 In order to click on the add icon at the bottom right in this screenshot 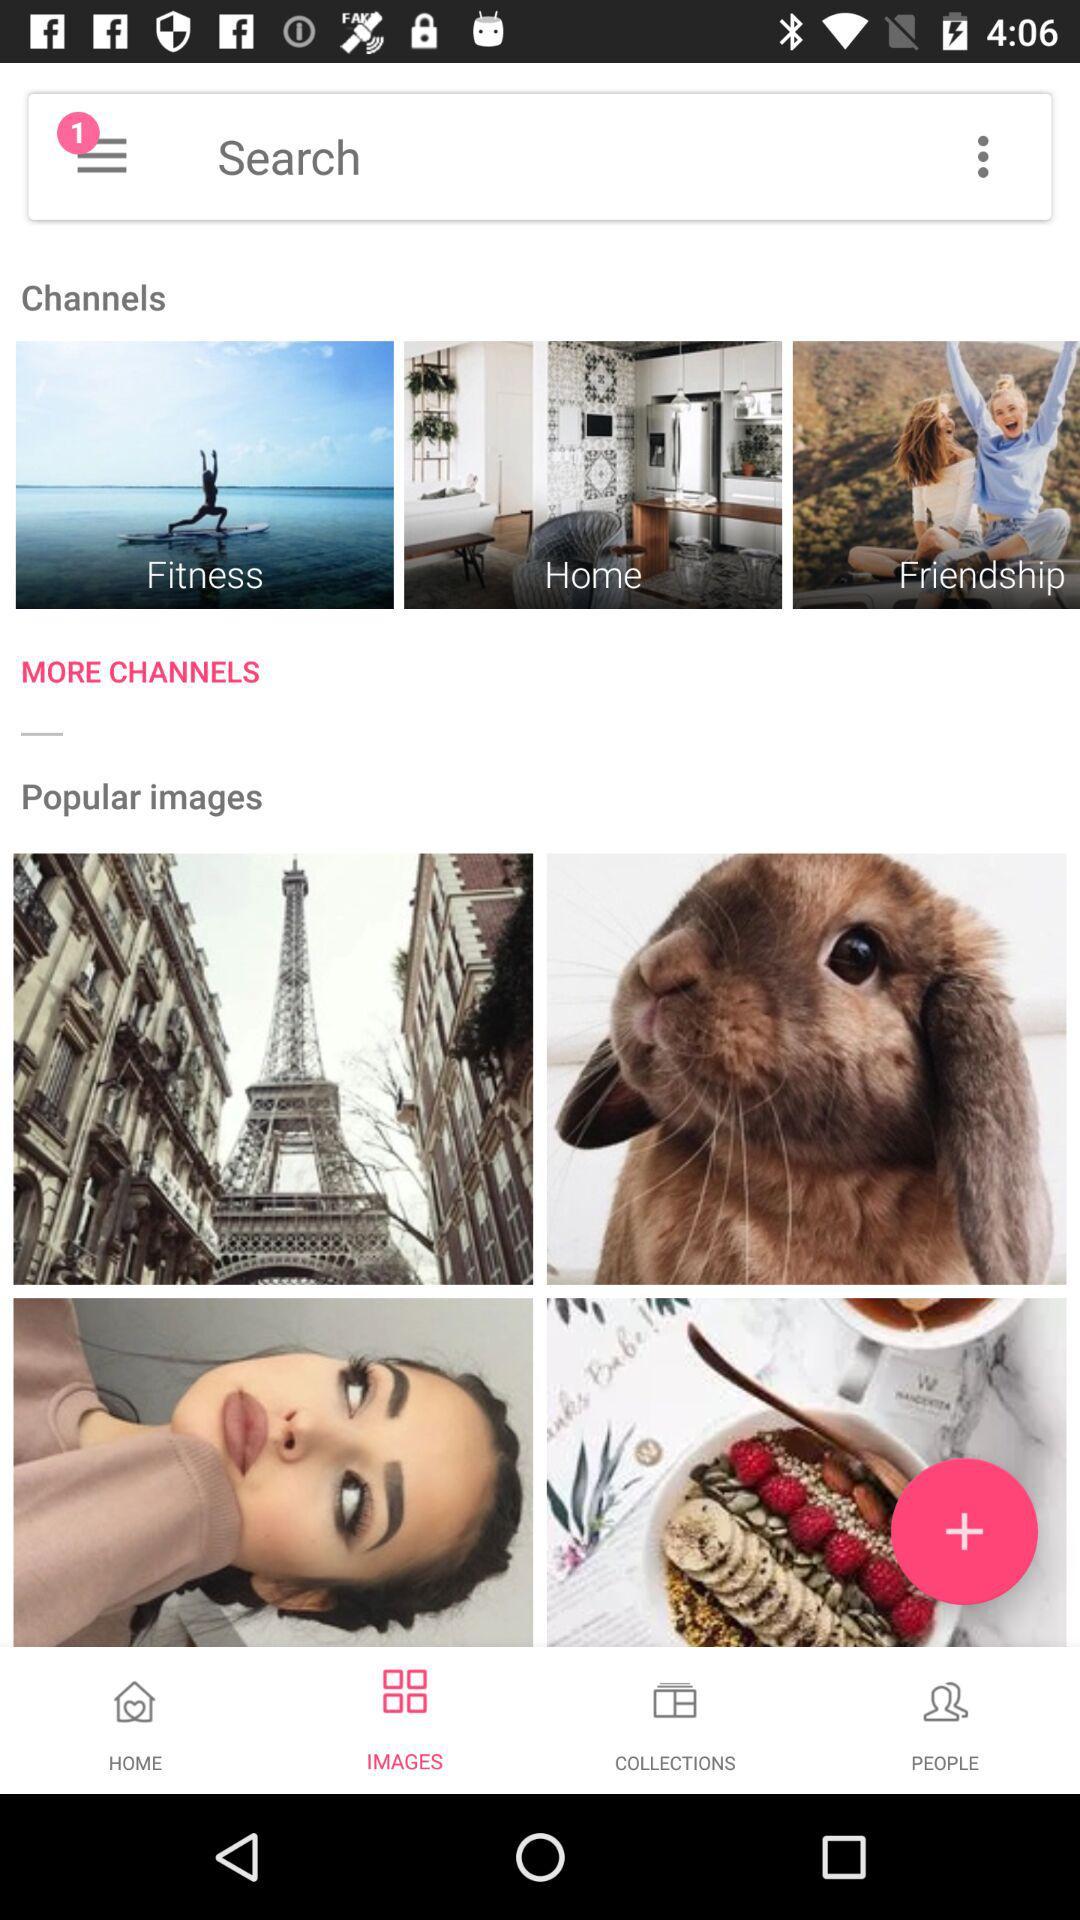, I will do `click(963, 1530)`.